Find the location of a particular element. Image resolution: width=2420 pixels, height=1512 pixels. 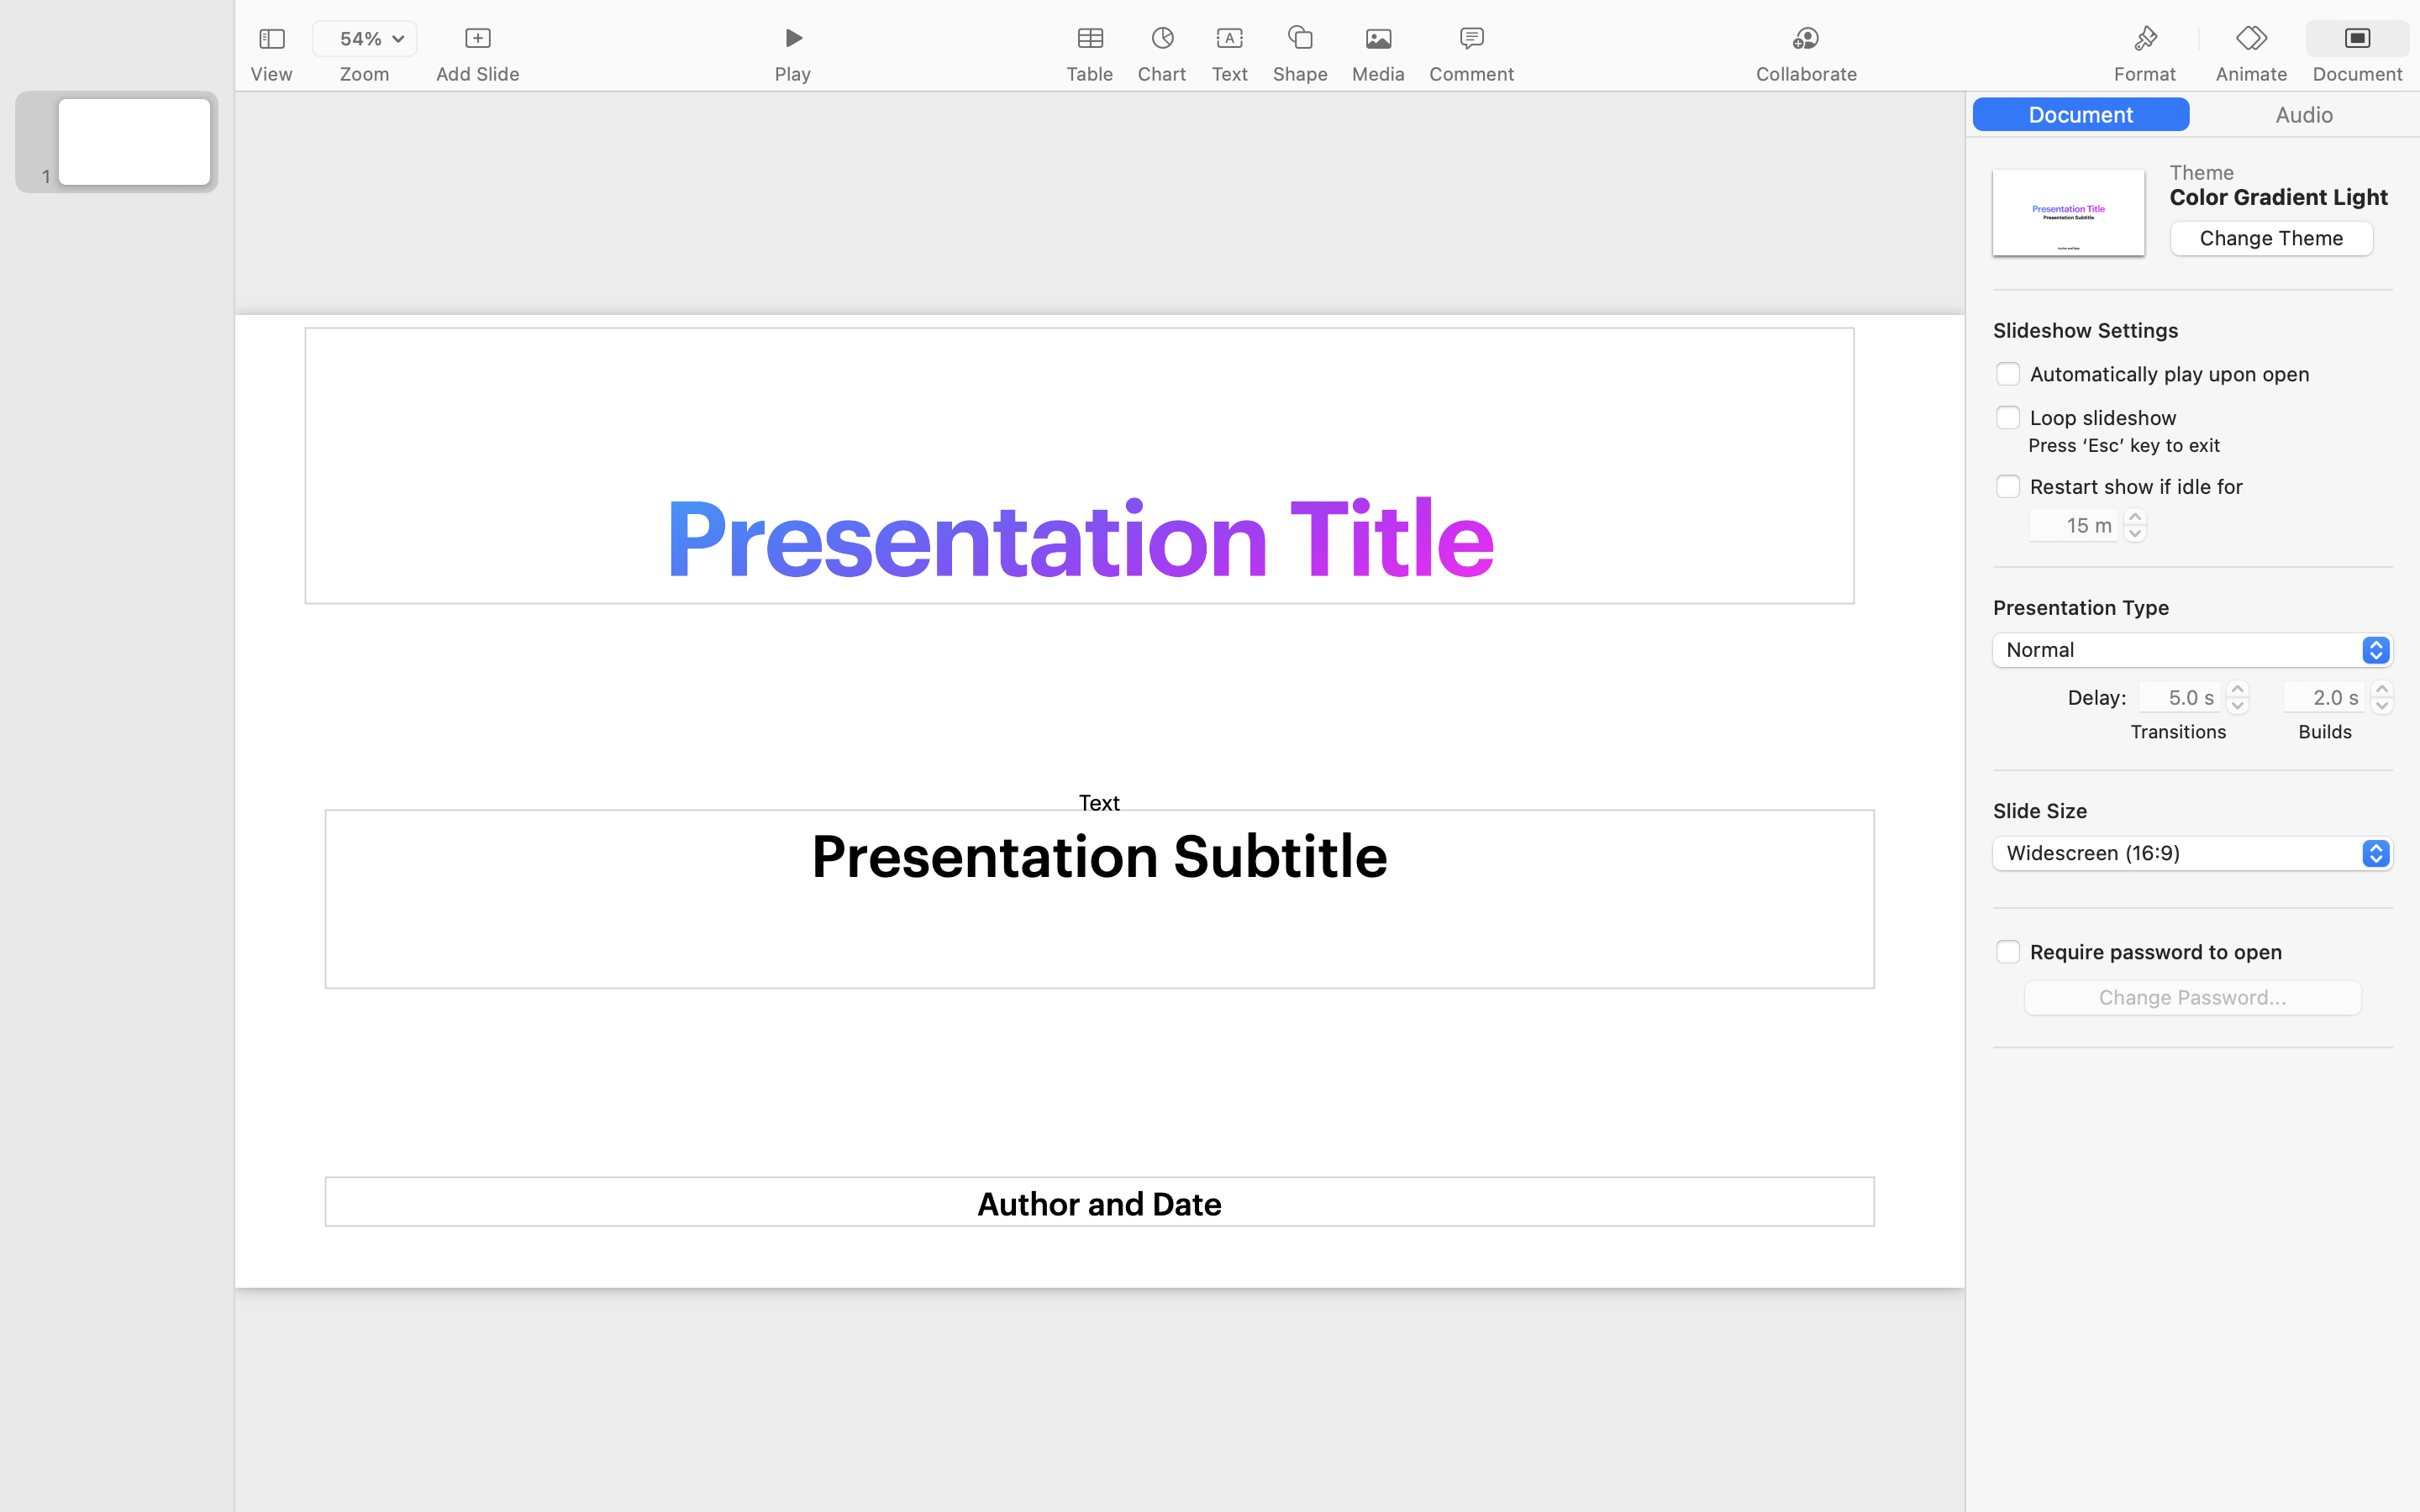

'5.0' is located at coordinates (2237, 696).